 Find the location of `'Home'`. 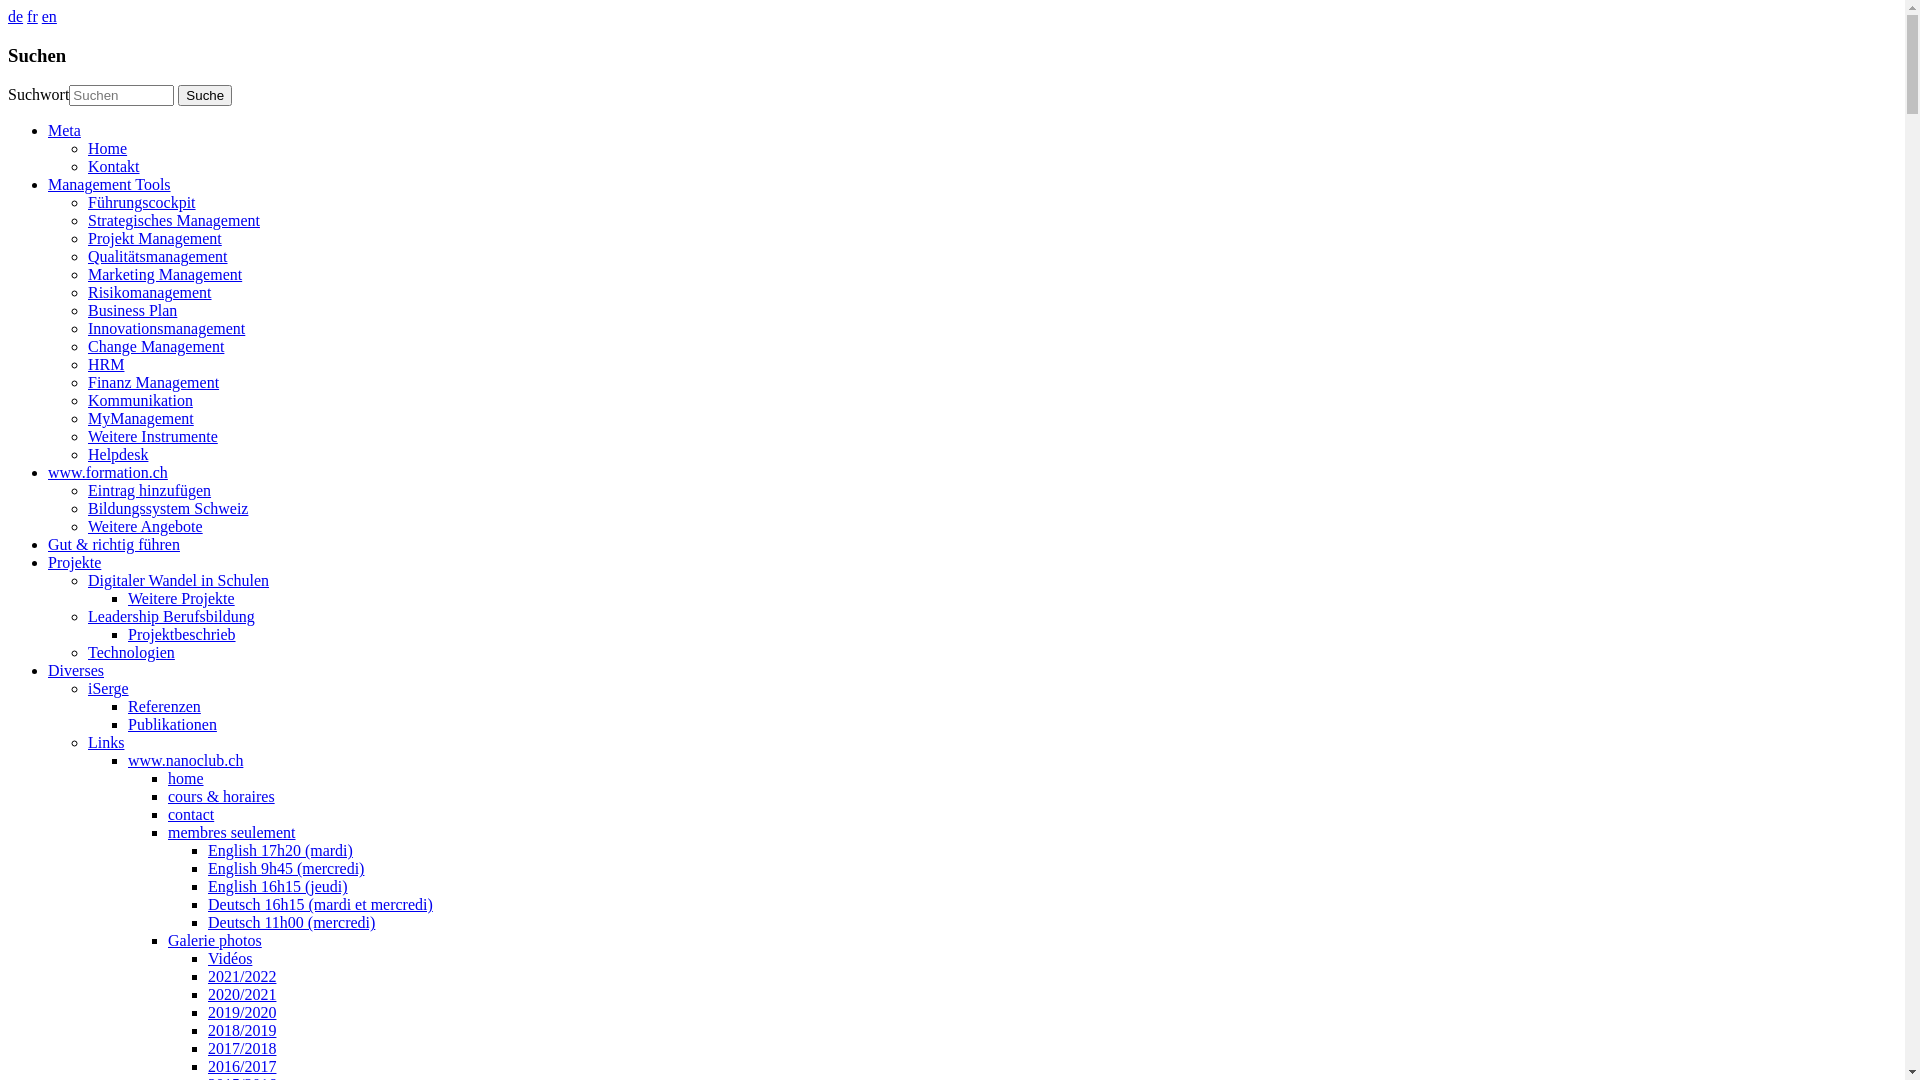

'Home' is located at coordinates (106, 147).